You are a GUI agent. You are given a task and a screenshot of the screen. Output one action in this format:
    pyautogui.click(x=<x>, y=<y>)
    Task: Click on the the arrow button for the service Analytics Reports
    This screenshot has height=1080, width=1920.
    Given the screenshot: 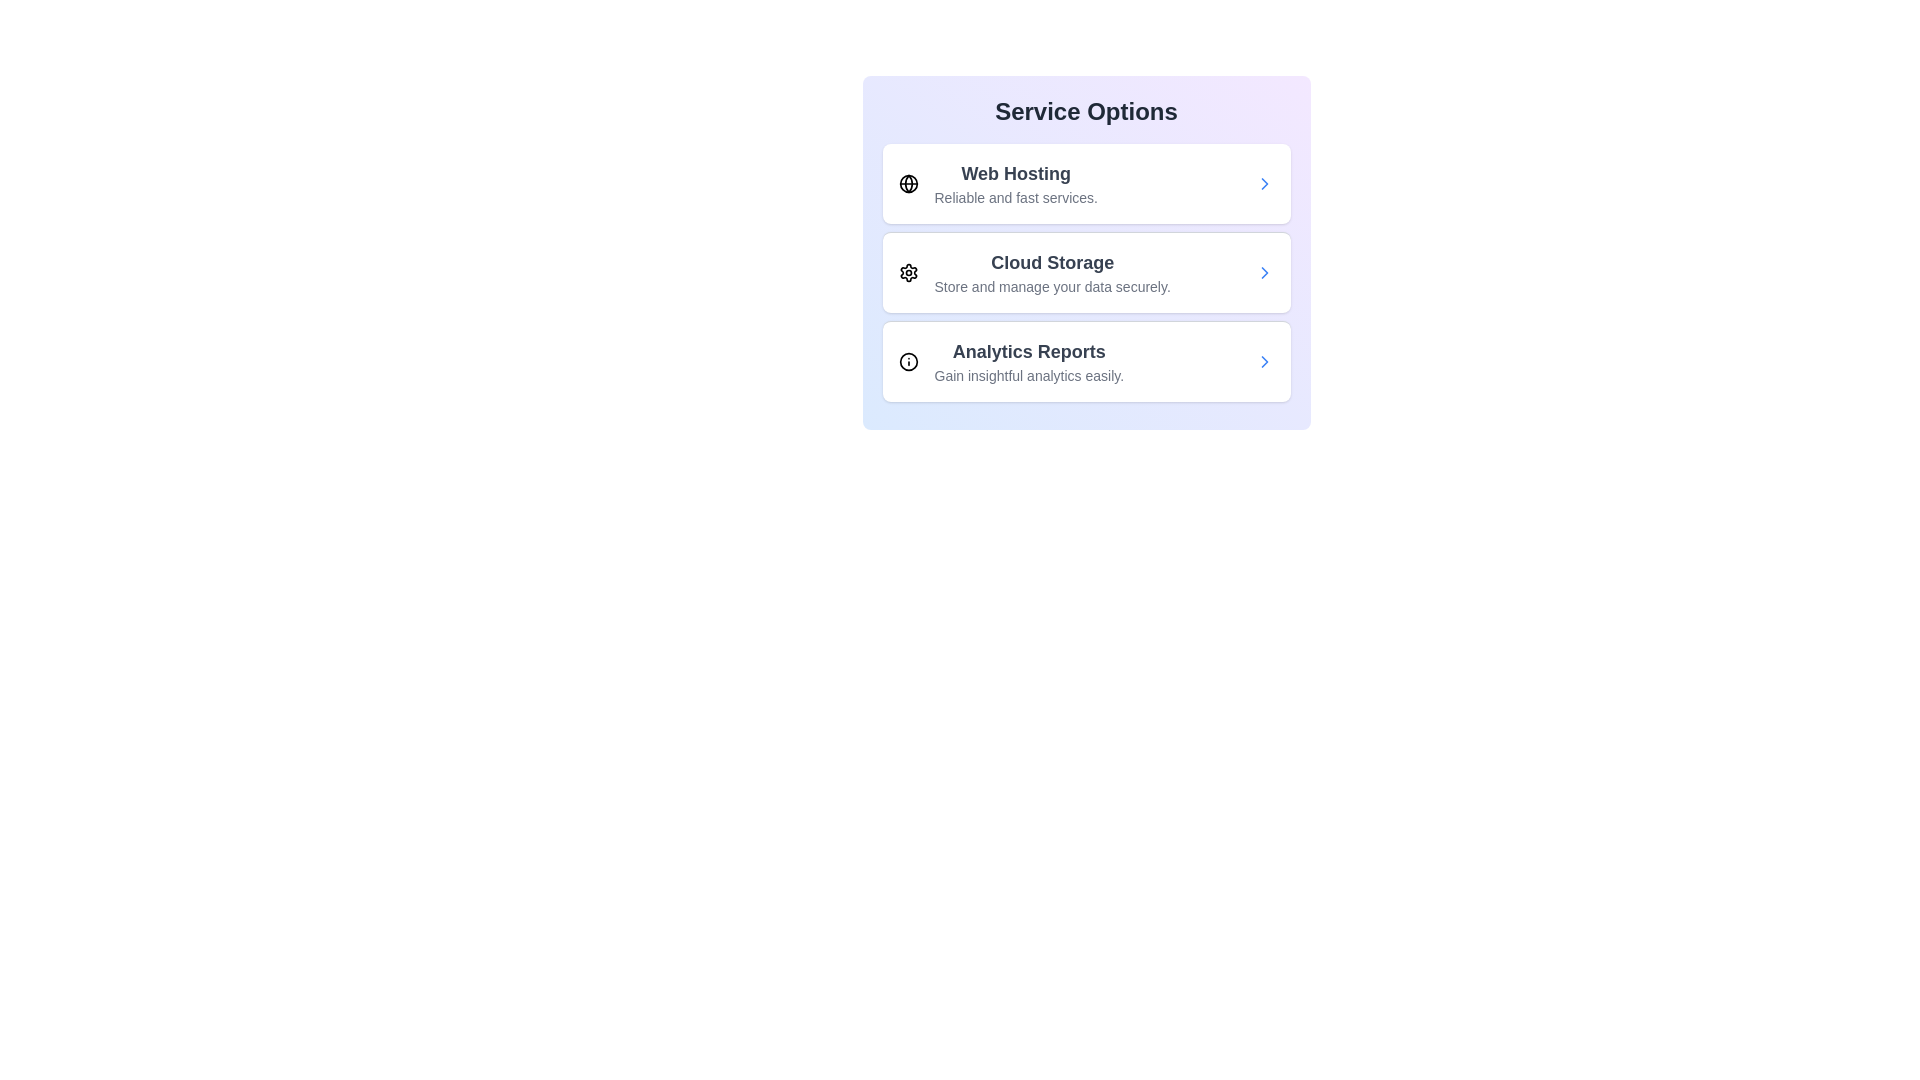 What is the action you would take?
    pyautogui.click(x=1263, y=362)
    